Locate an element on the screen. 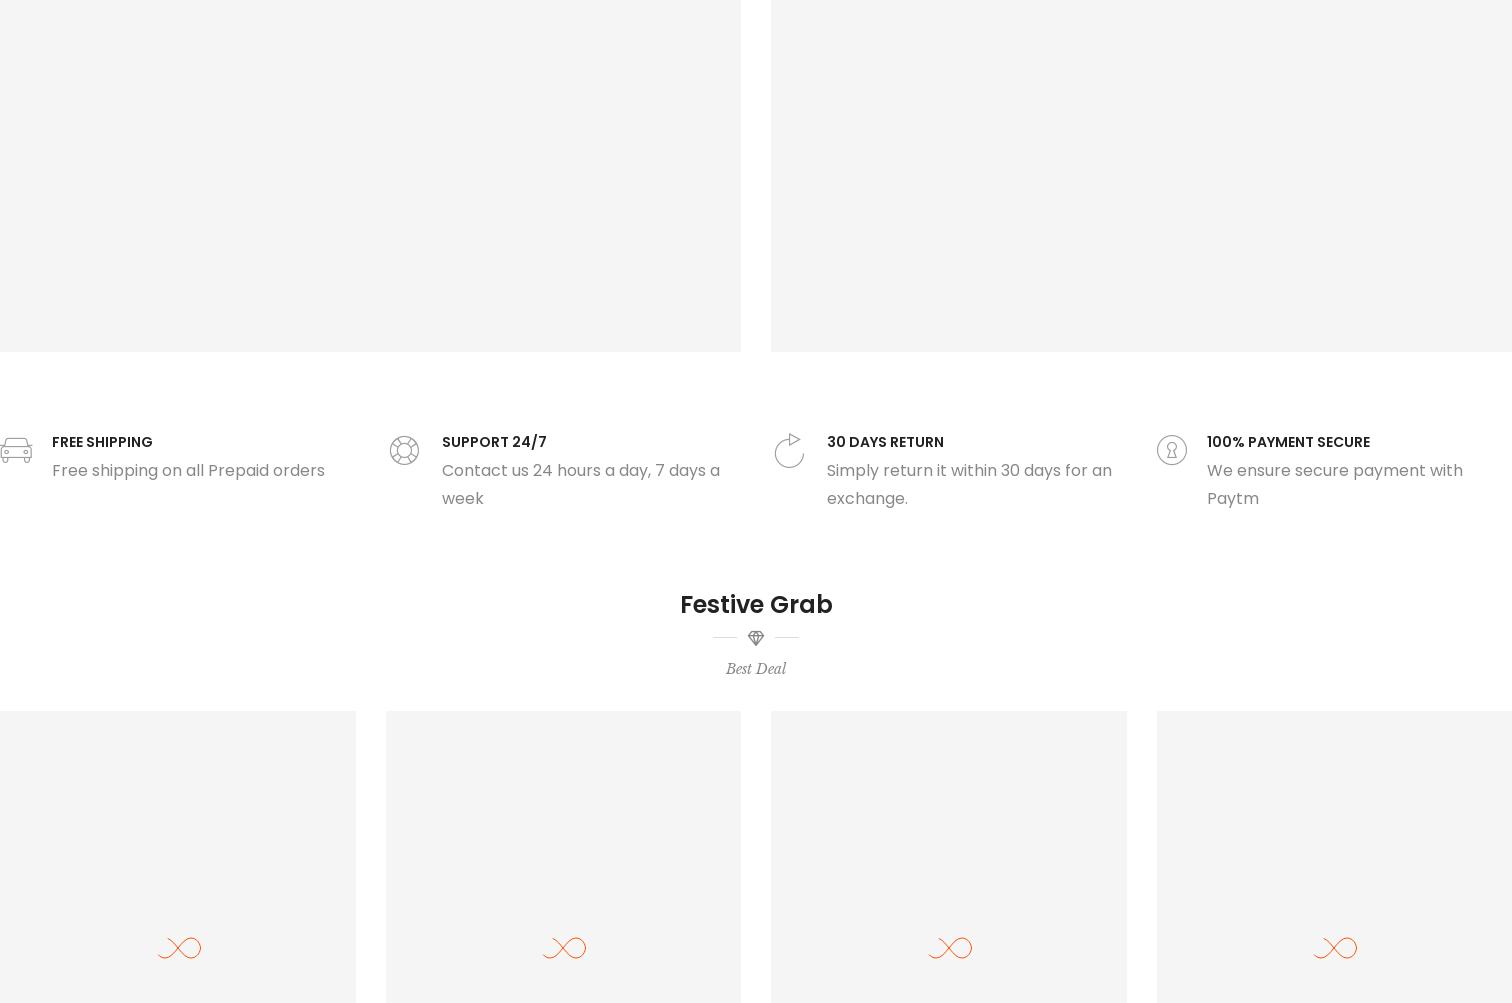 The width and height of the screenshot is (1512, 1003). 'Simply return it within 30 days for an exchange.' is located at coordinates (969, 483).